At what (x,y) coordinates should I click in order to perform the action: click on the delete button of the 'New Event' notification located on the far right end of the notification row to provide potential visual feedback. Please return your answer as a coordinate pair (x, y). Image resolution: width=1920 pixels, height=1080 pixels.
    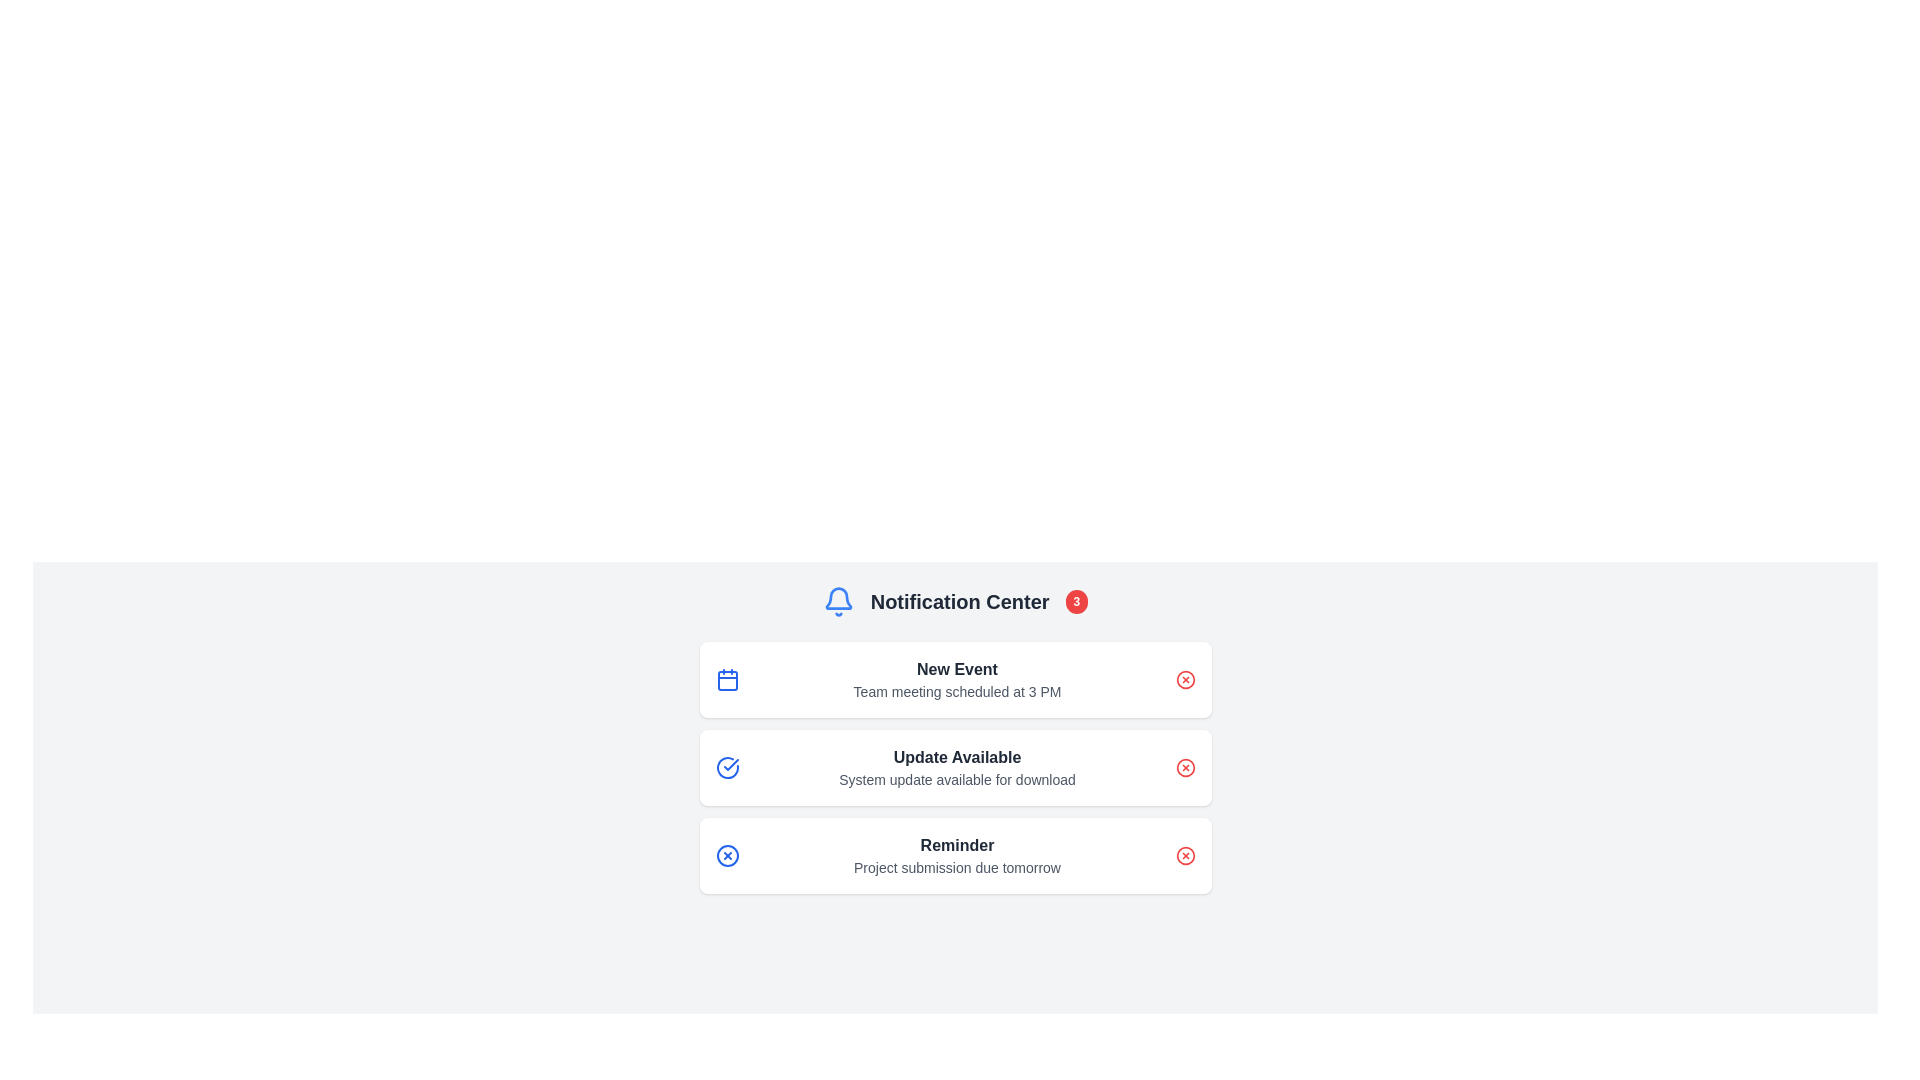
    Looking at the image, I should click on (1185, 678).